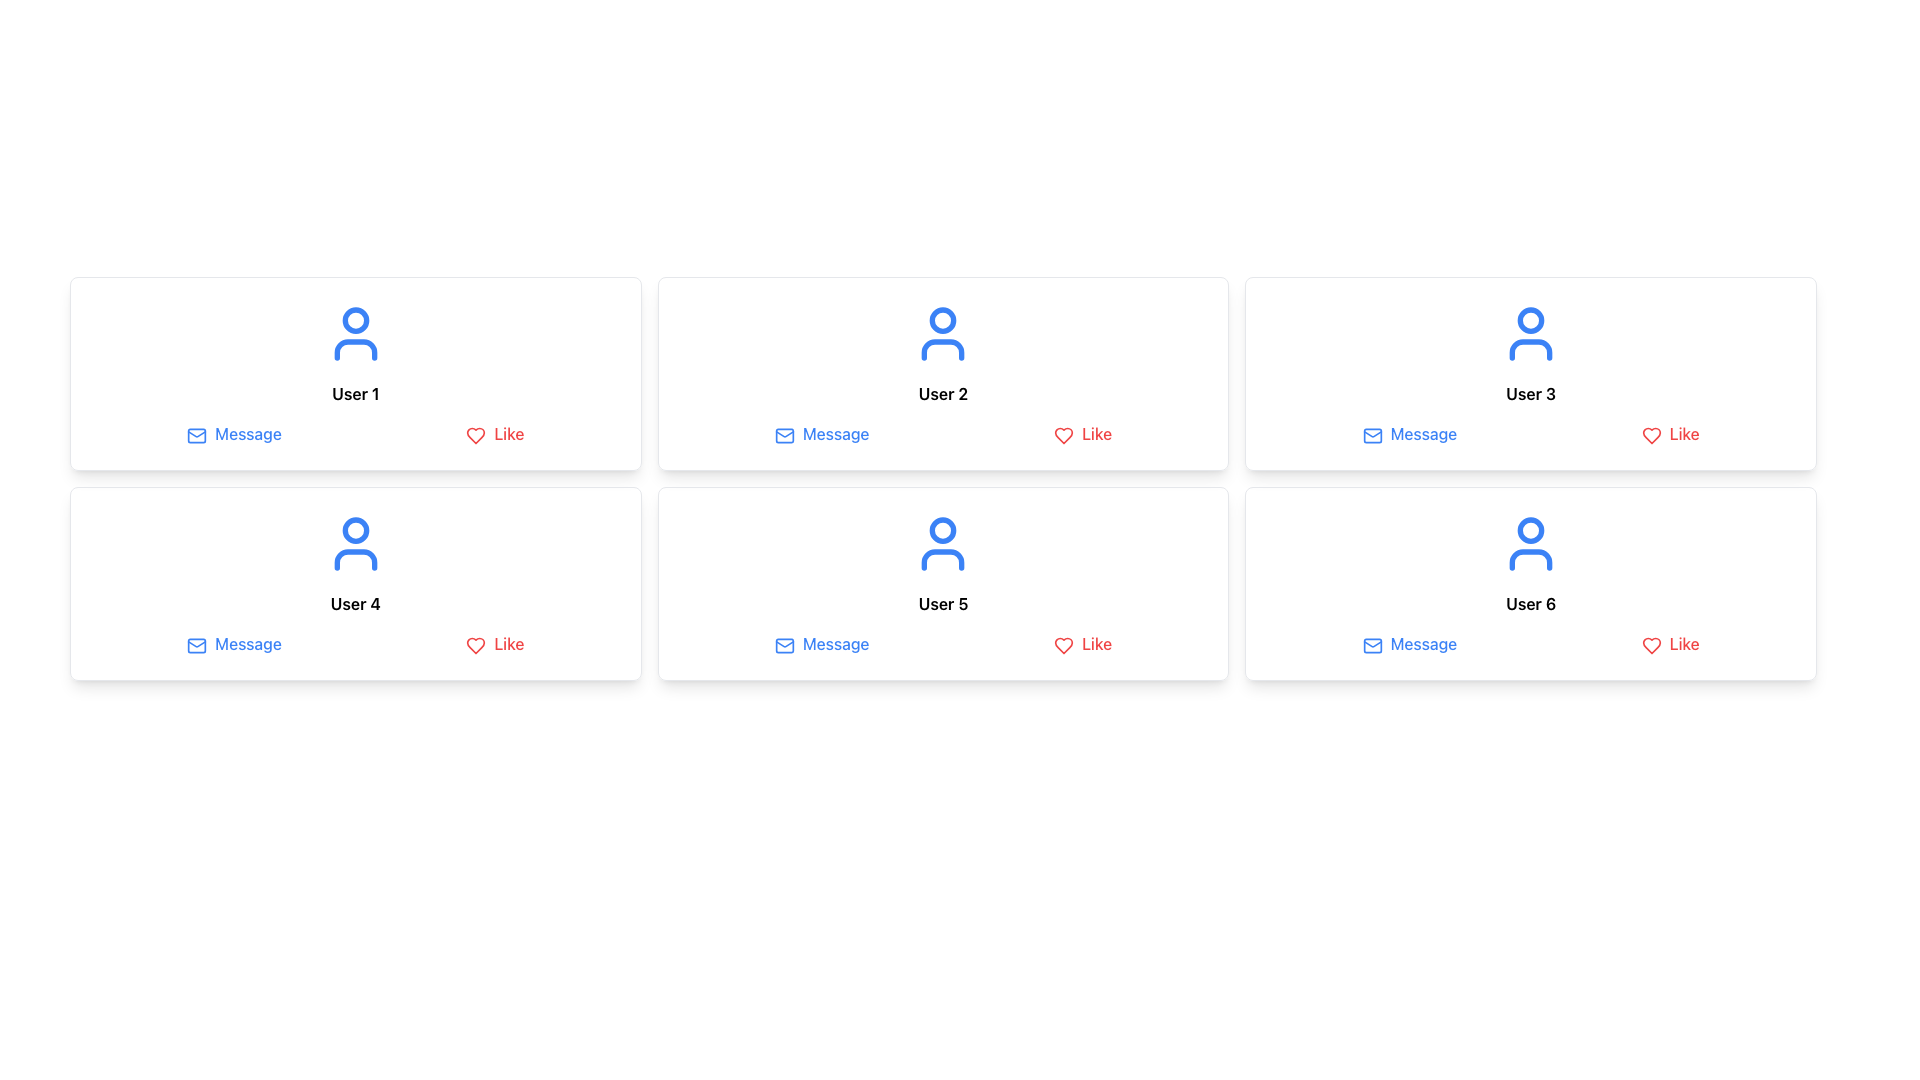  I want to click on the blue user icon representing 'User 4' in the upper section of the user card, which visually depicts the user's head, so click(355, 529).